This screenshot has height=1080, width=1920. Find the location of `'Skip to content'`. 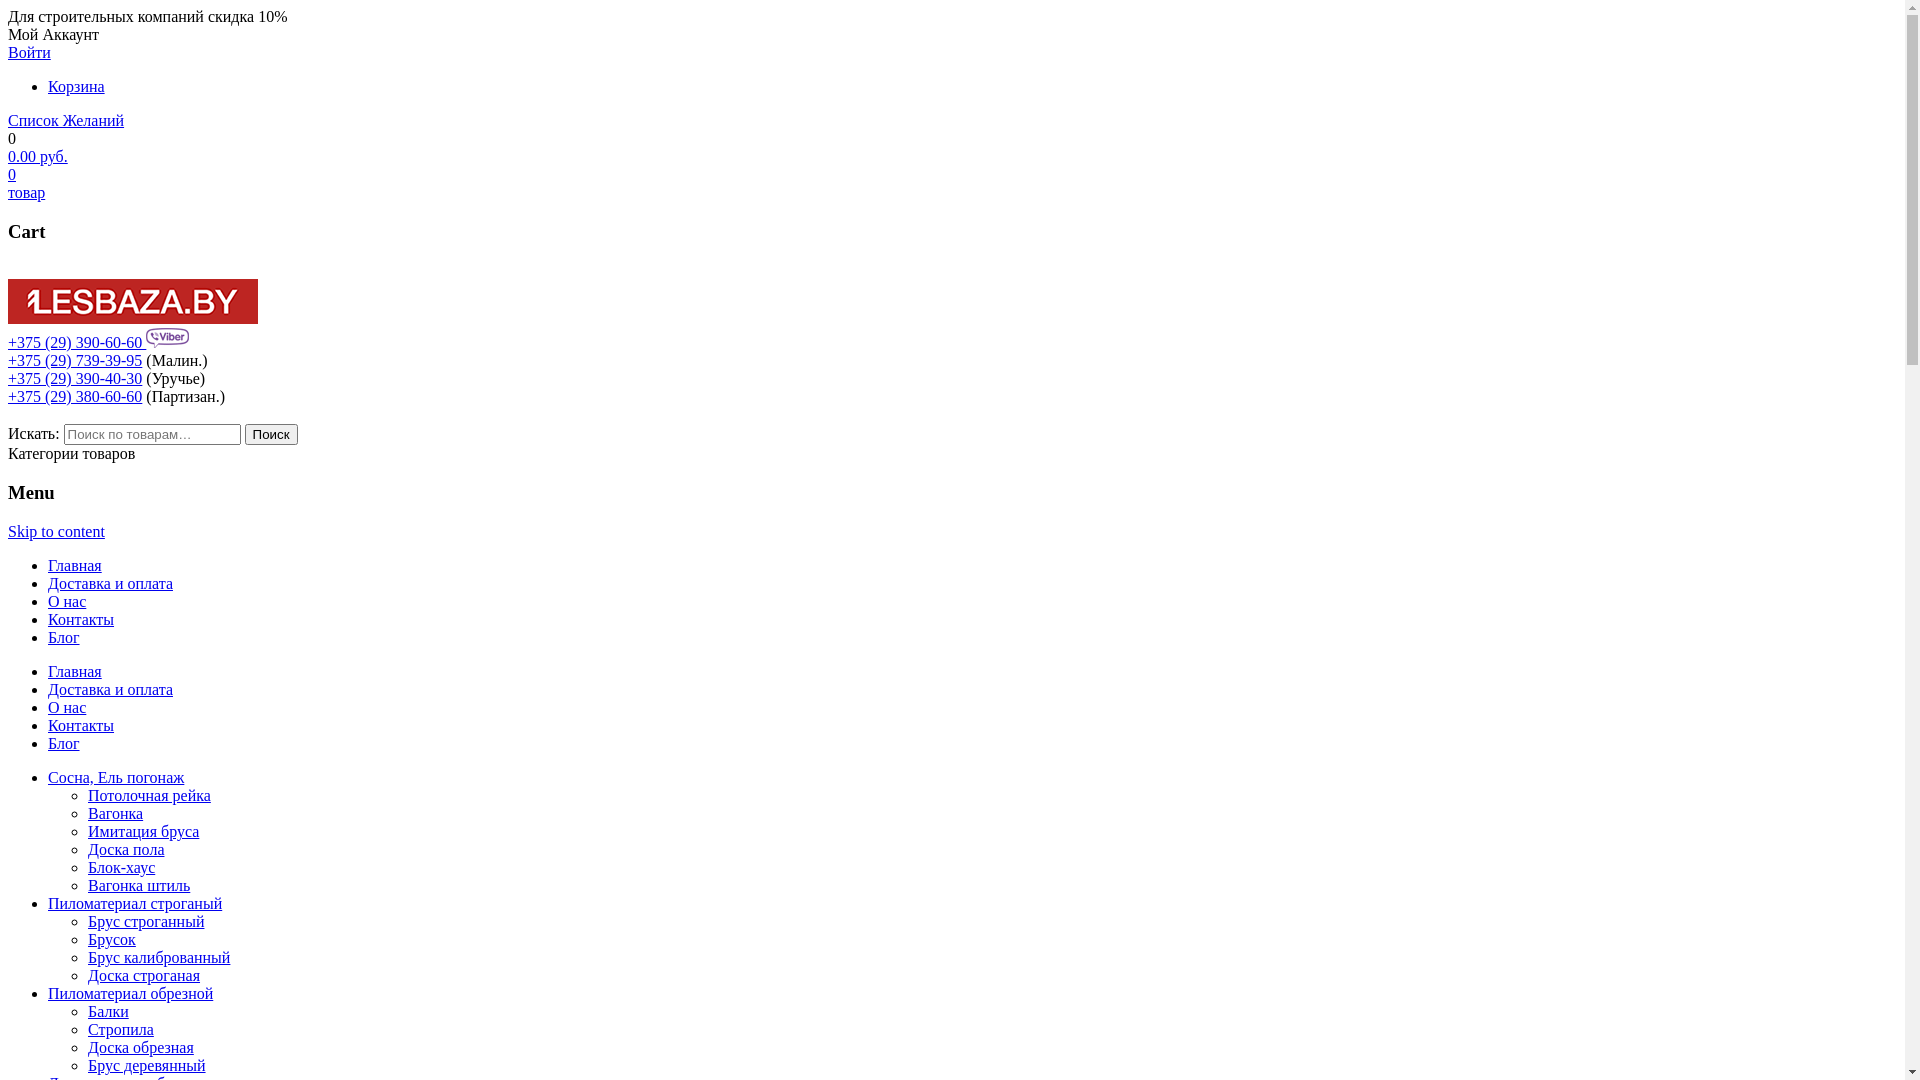

'Skip to content' is located at coordinates (56, 530).